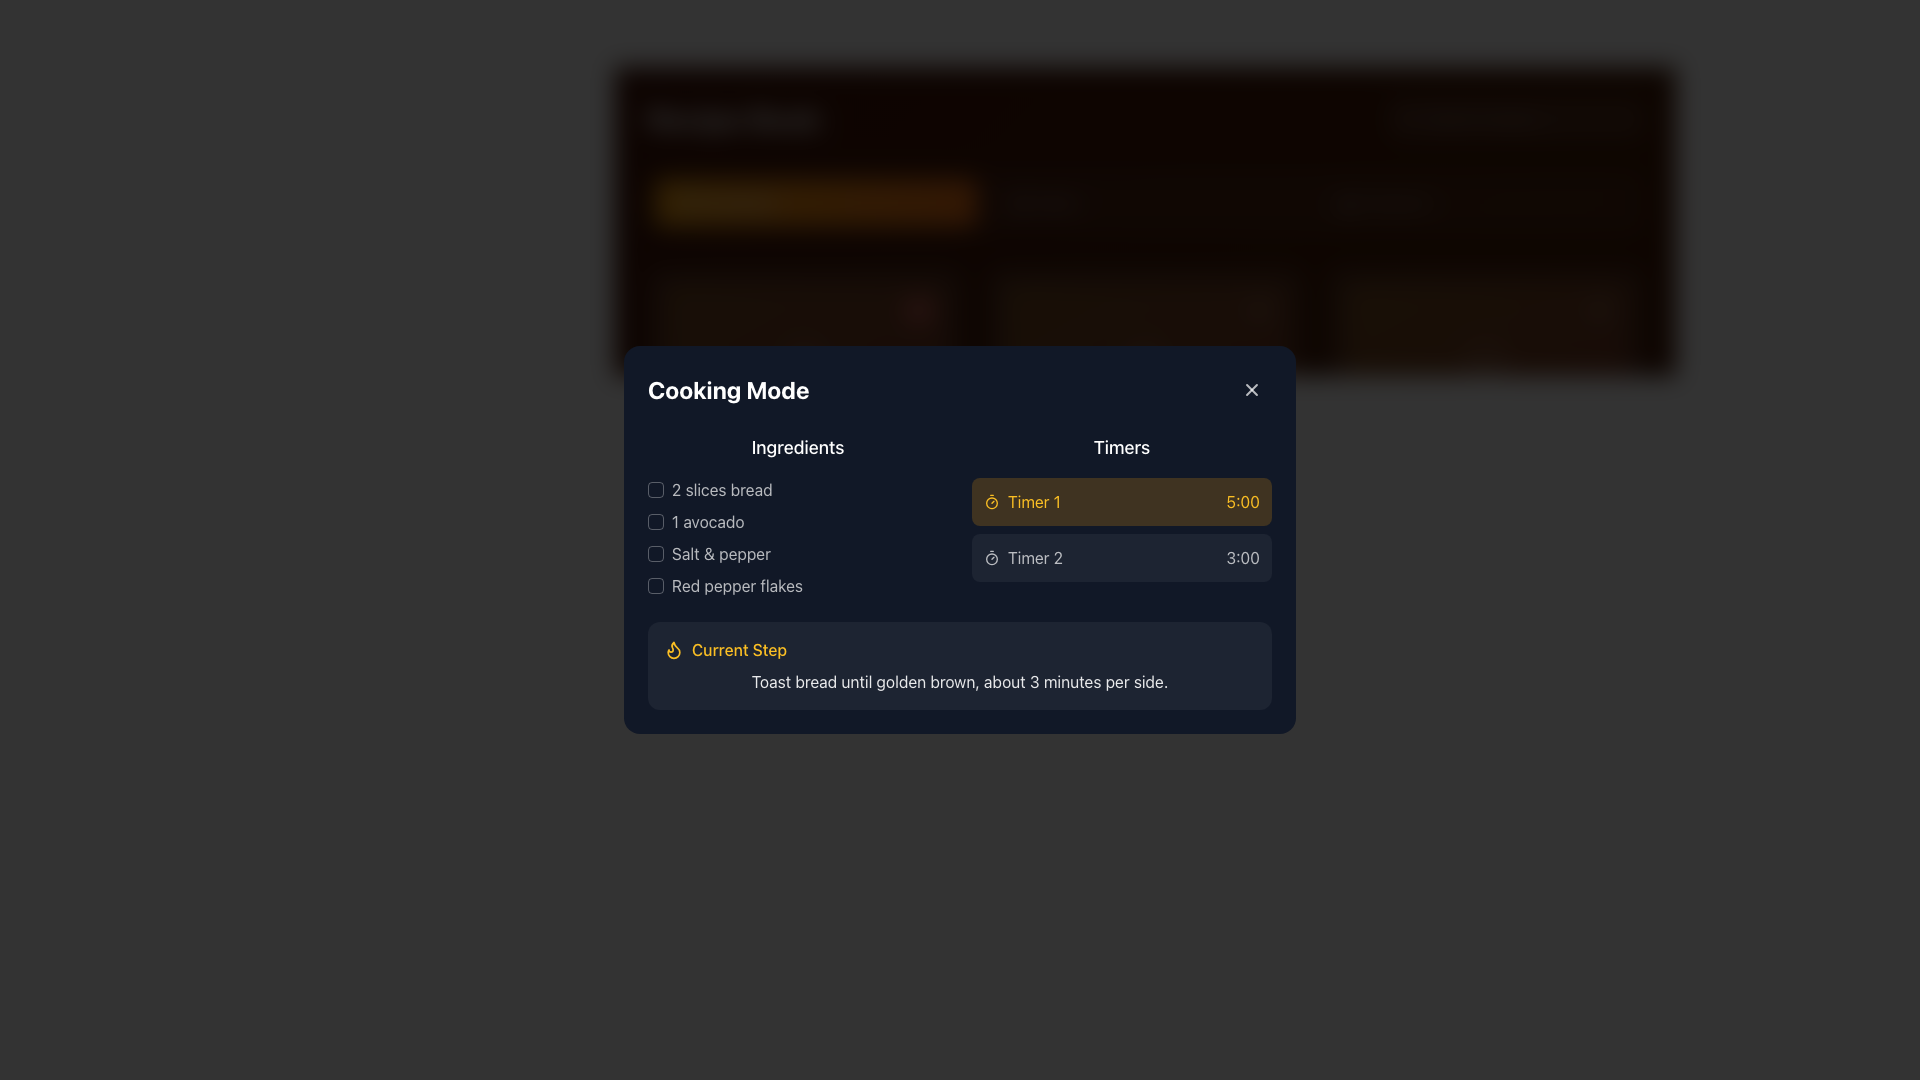  I want to click on the checkbox in the 'Ingredients' checklist to mark it as checked, so click(796, 515).